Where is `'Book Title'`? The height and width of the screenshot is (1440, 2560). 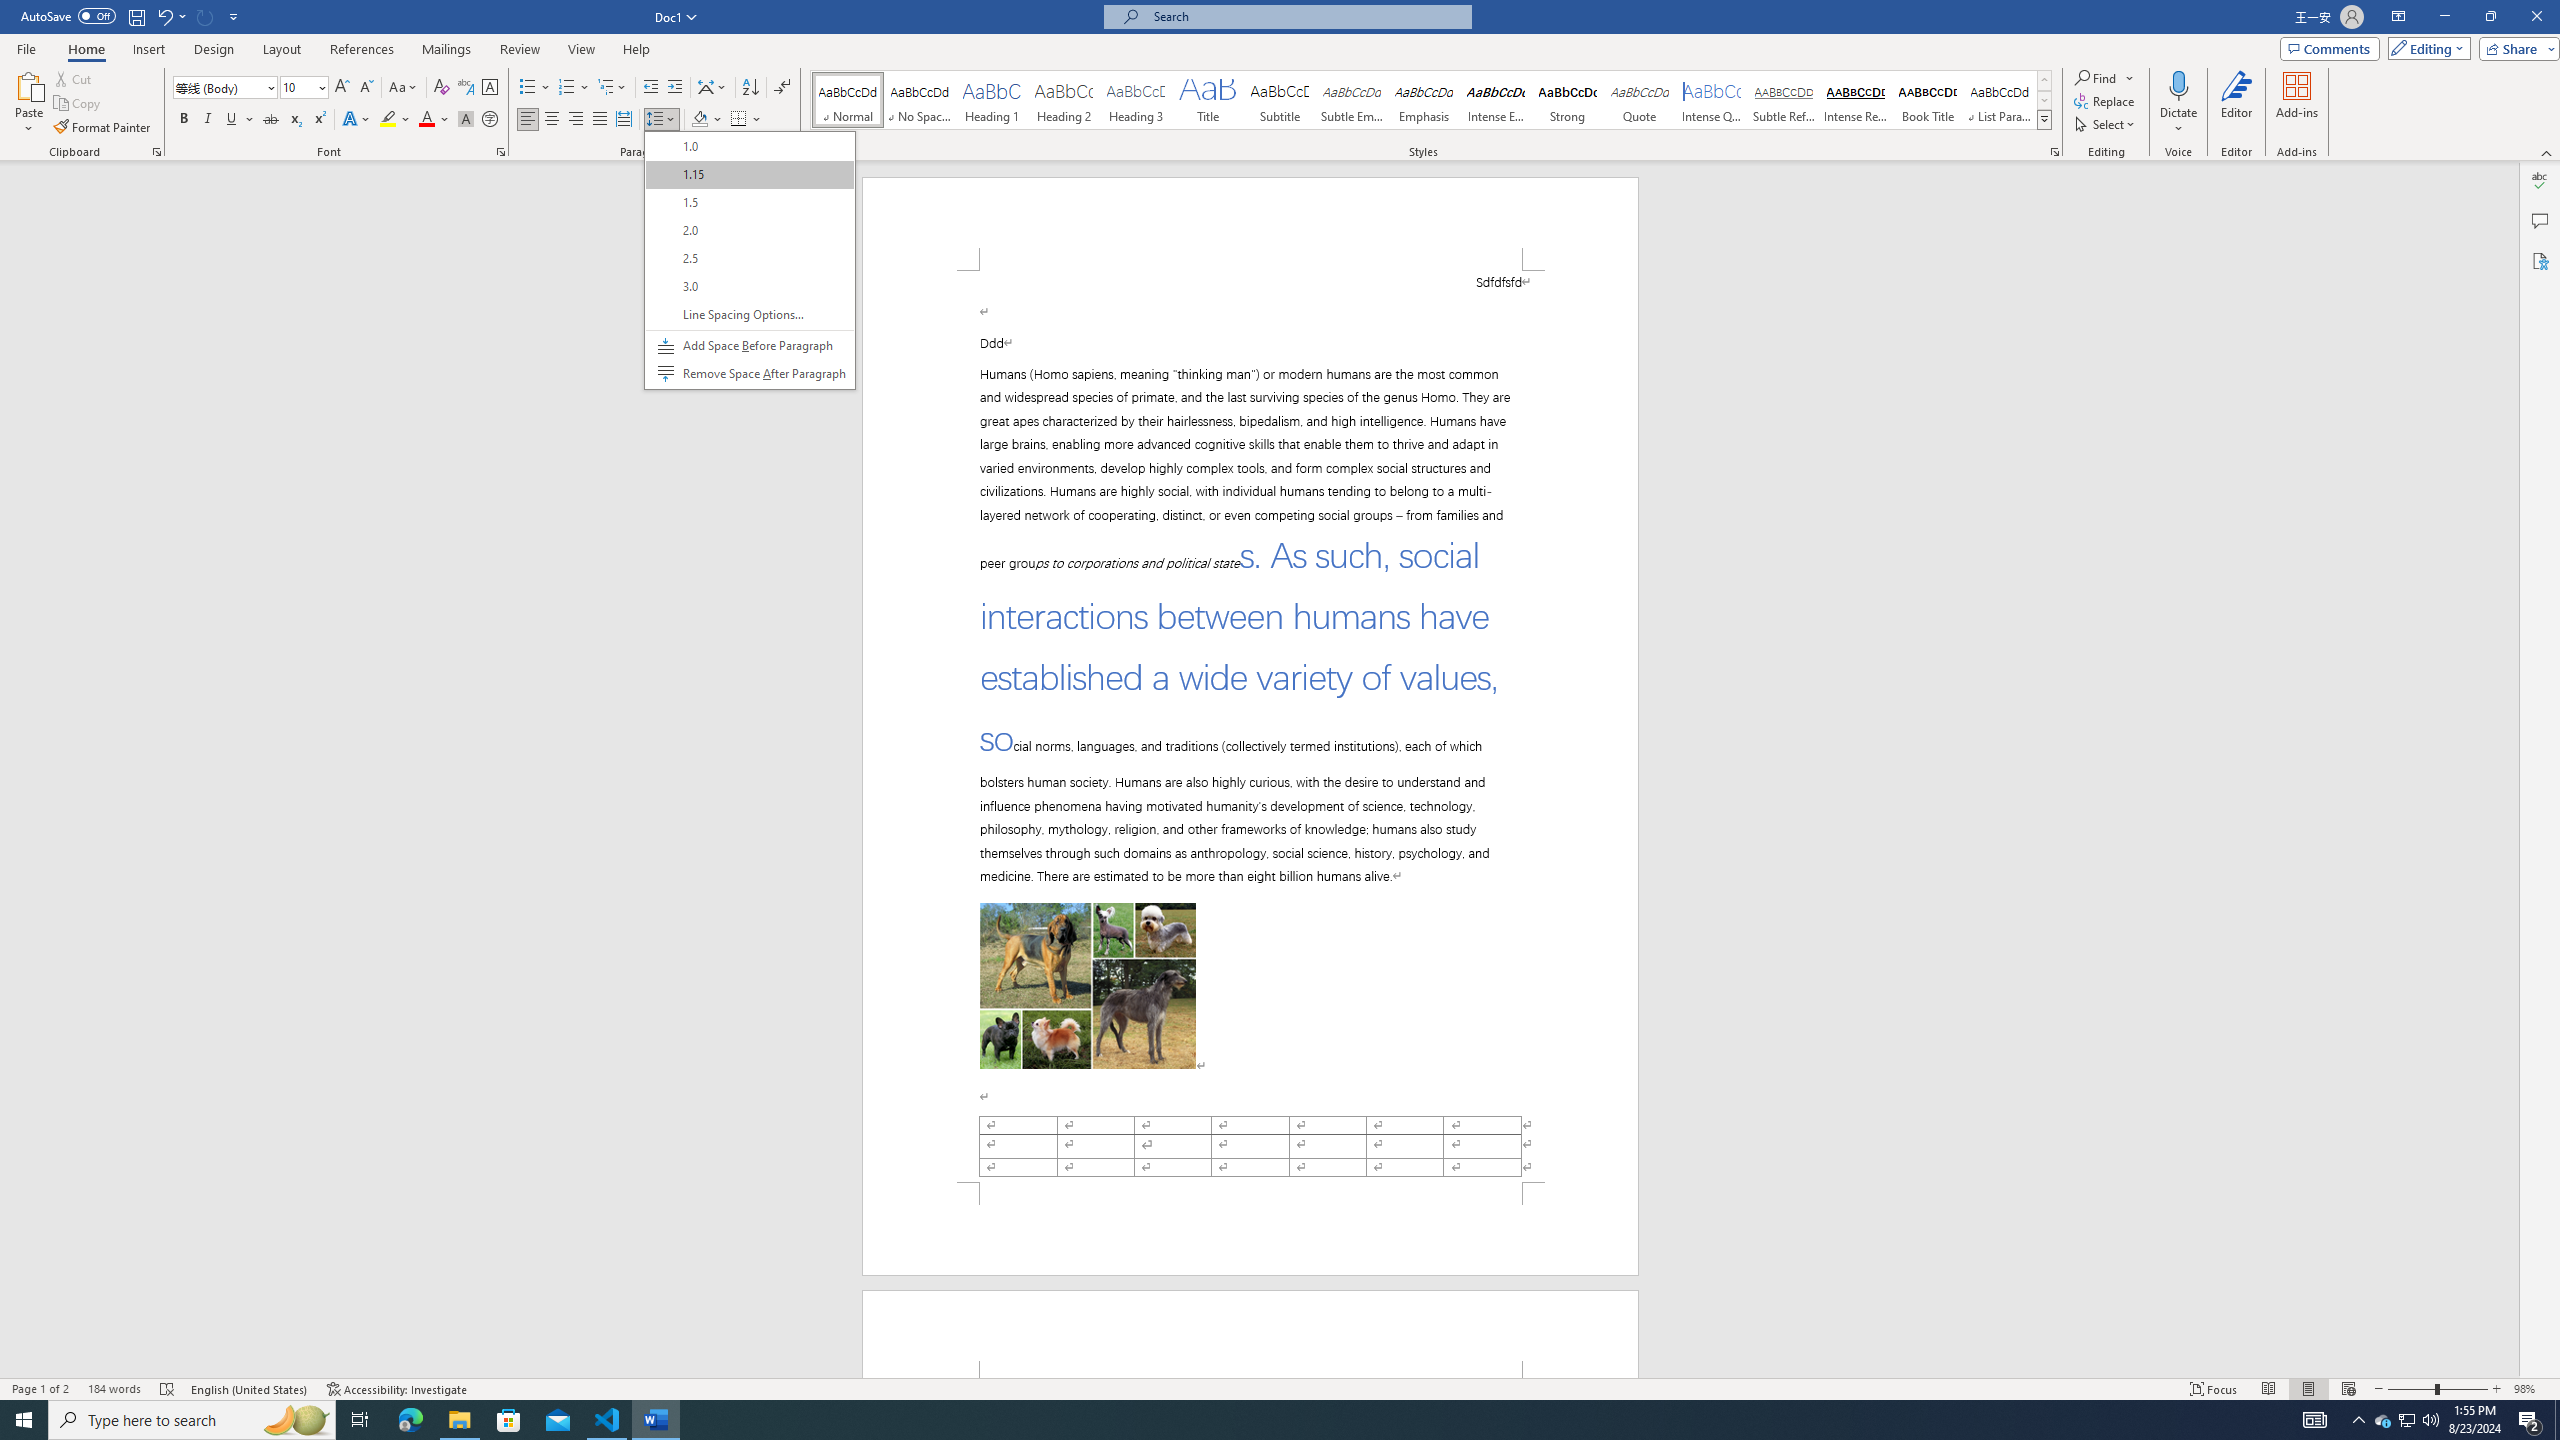 'Book Title' is located at coordinates (1927, 99).